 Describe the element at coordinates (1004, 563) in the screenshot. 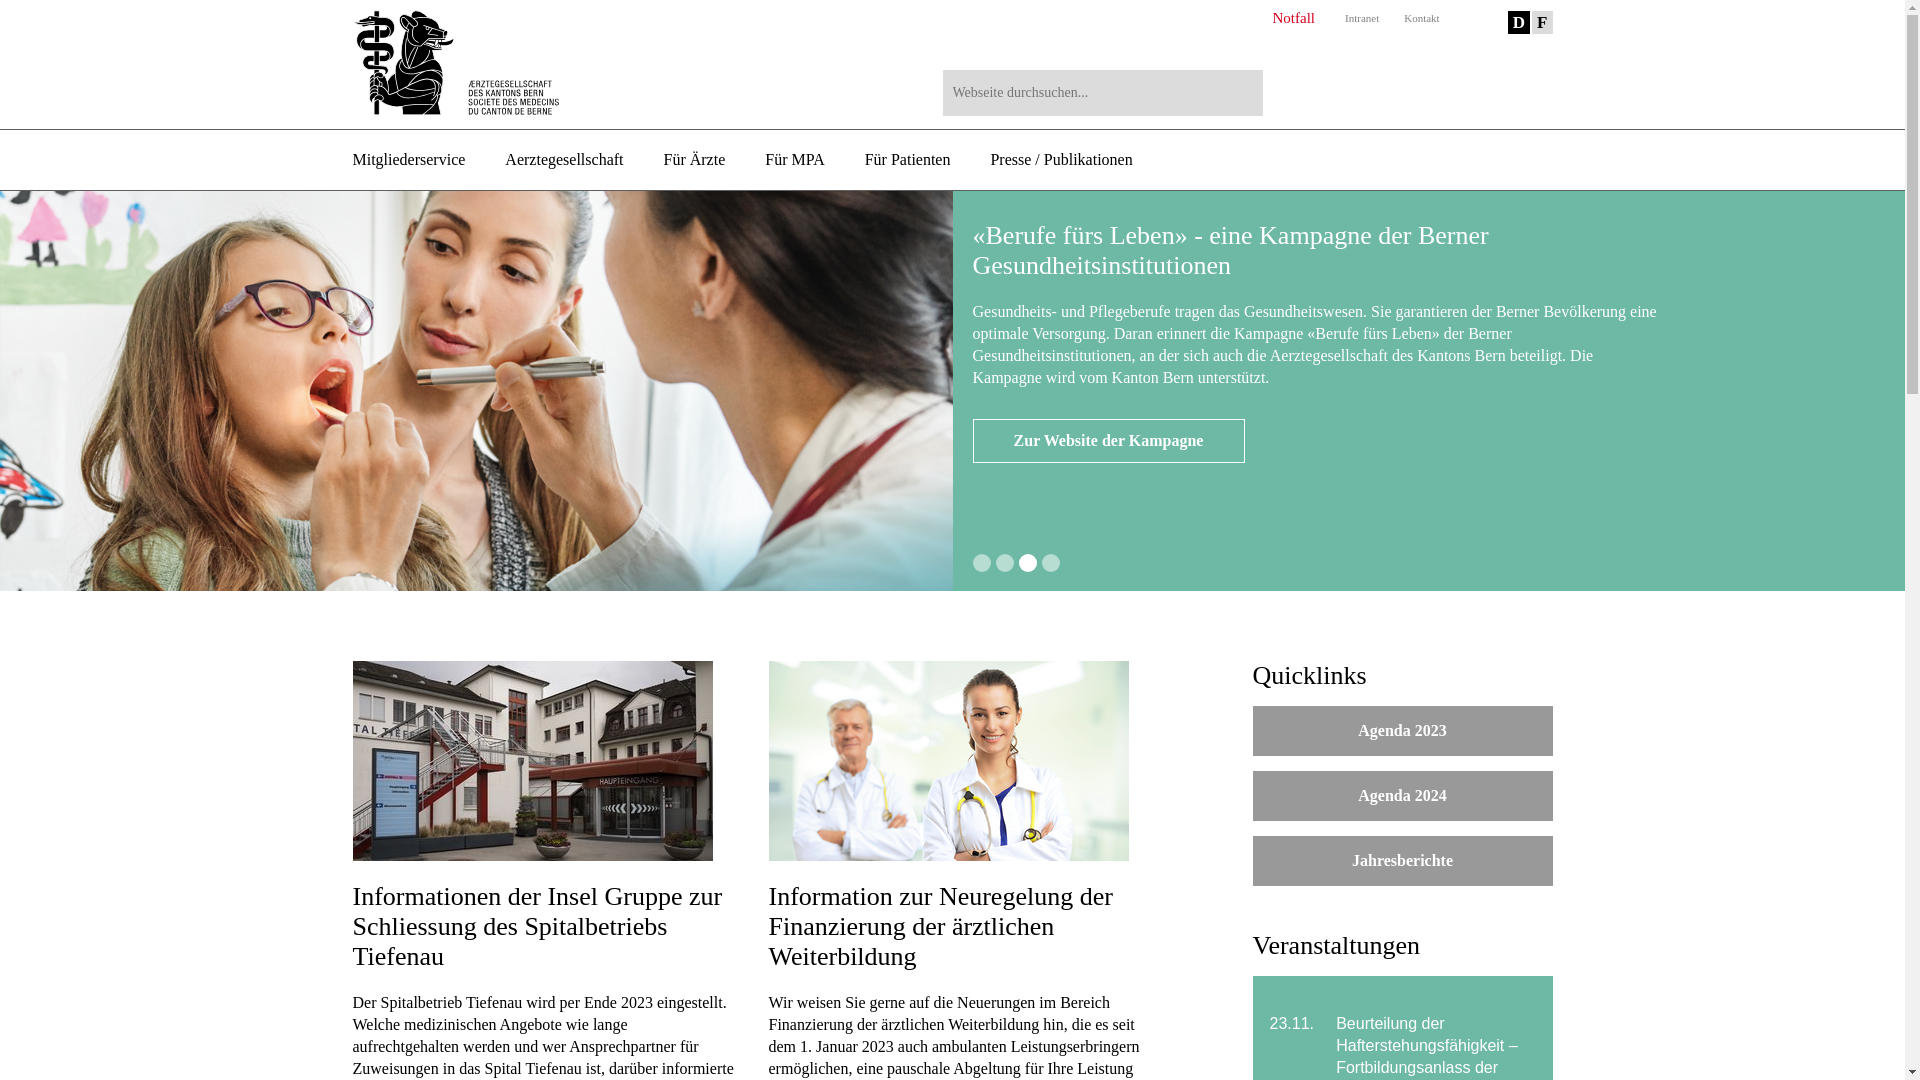

I see `'2'` at that location.